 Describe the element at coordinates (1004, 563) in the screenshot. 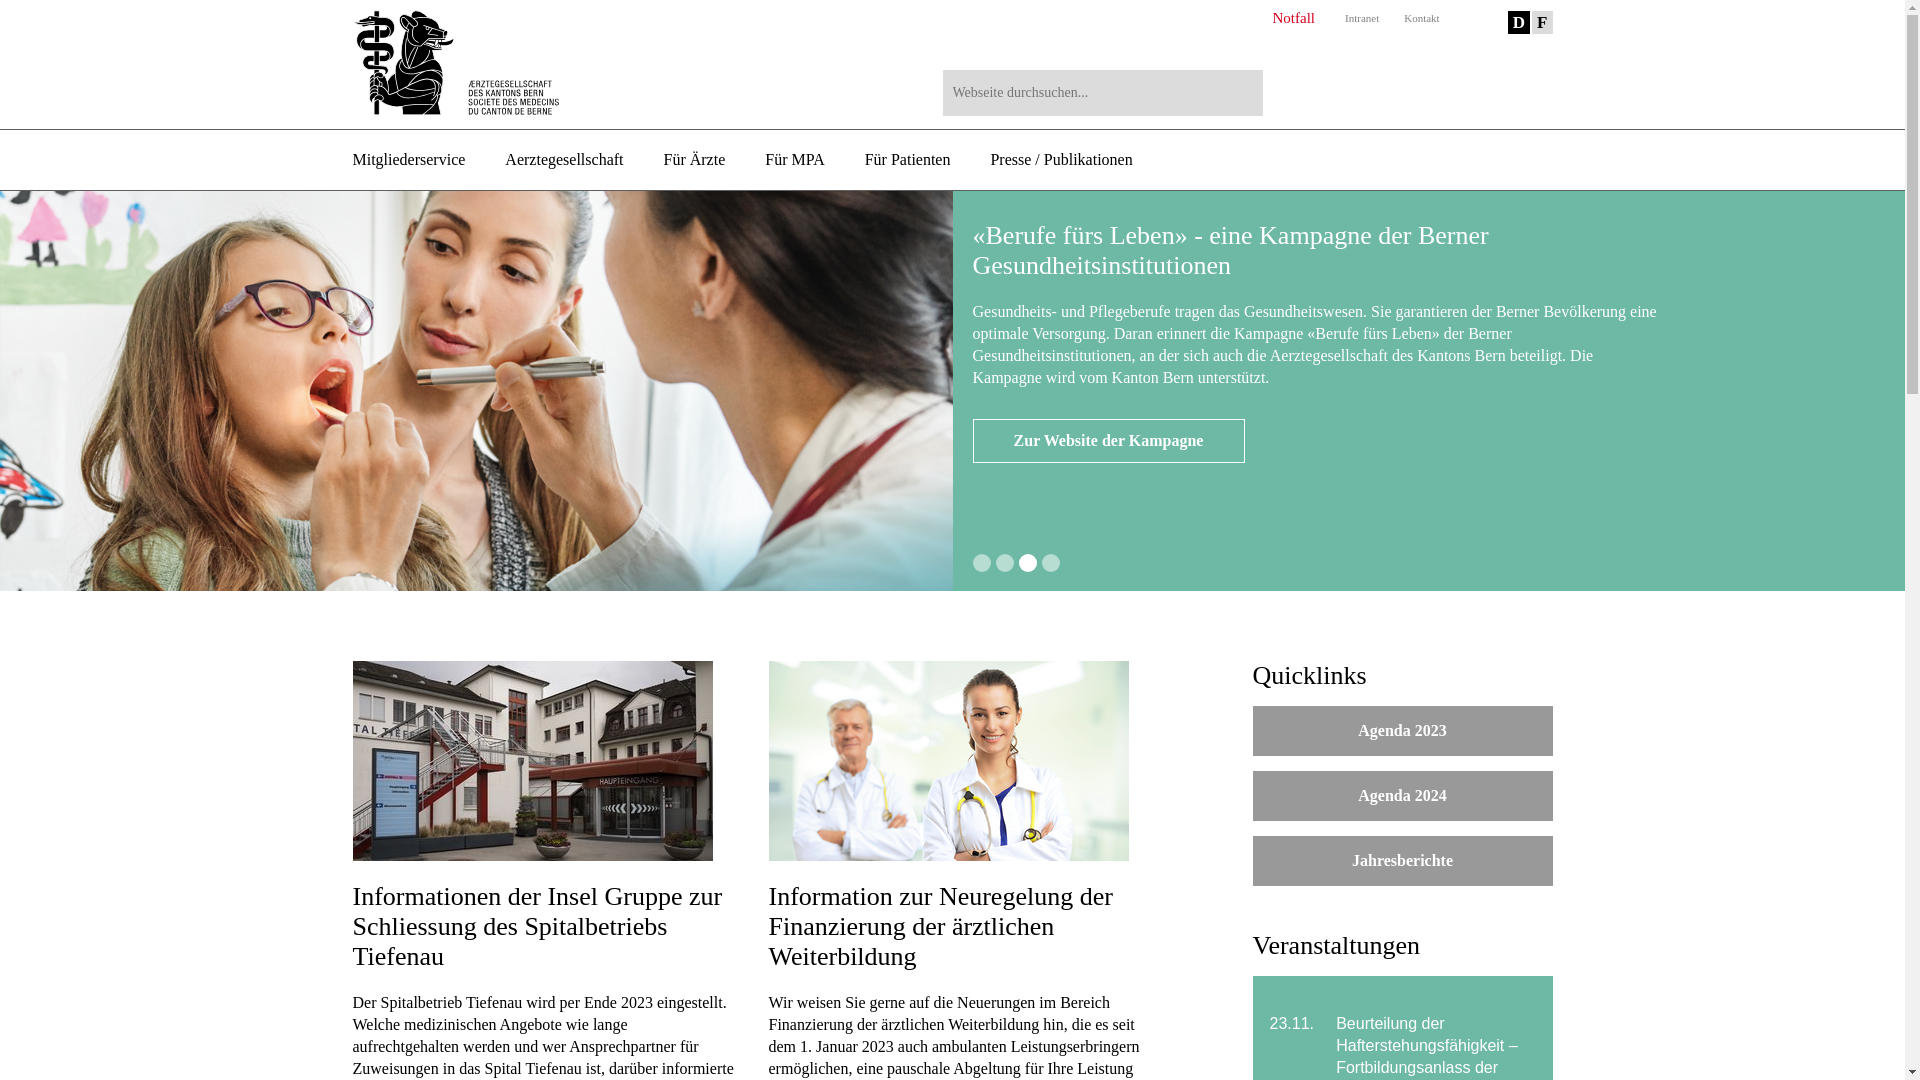

I see `'2'` at that location.